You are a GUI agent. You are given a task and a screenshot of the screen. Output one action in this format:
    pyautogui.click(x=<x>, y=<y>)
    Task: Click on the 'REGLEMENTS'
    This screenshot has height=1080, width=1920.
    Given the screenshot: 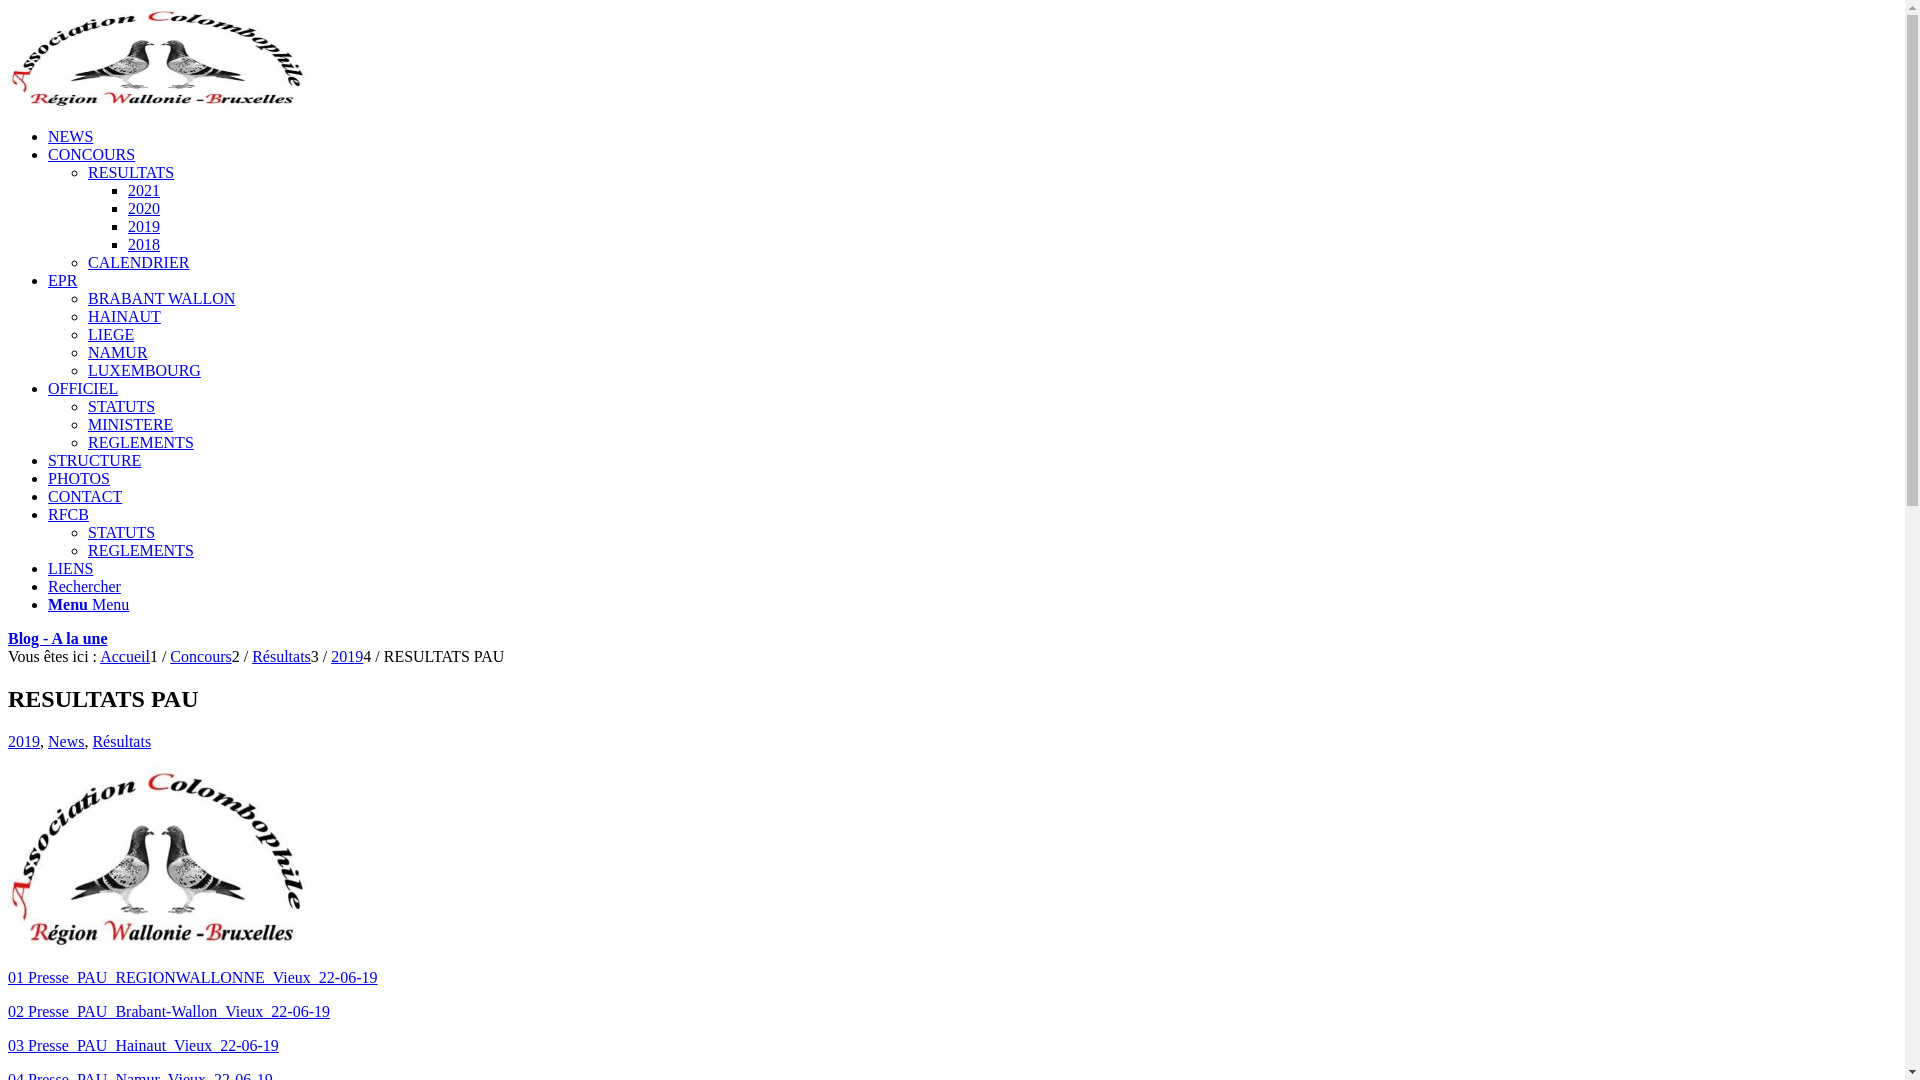 What is the action you would take?
    pyautogui.click(x=139, y=550)
    